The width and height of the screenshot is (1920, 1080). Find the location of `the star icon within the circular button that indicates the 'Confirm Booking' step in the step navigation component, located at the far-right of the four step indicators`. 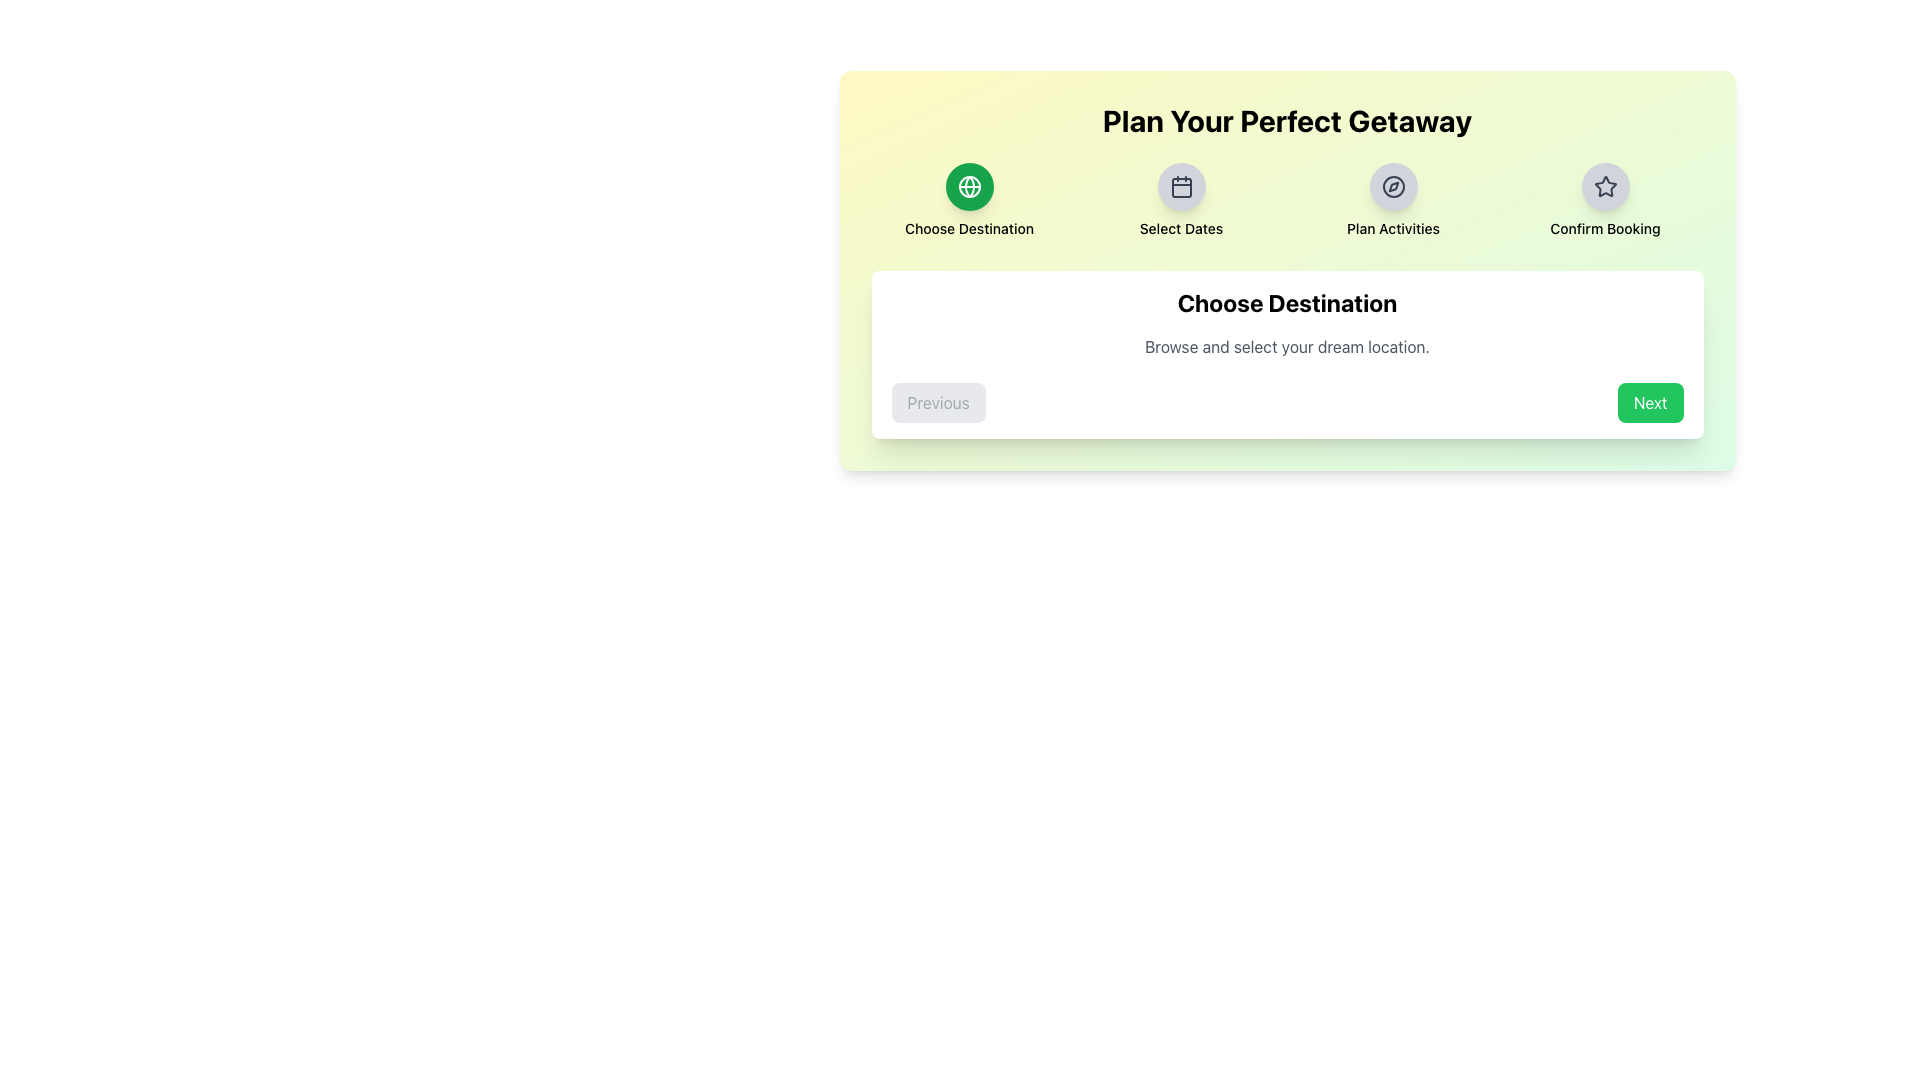

the star icon within the circular button that indicates the 'Confirm Booking' step in the step navigation component, located at the far-right of the four step indicators is located at coordinates (1605, 186).